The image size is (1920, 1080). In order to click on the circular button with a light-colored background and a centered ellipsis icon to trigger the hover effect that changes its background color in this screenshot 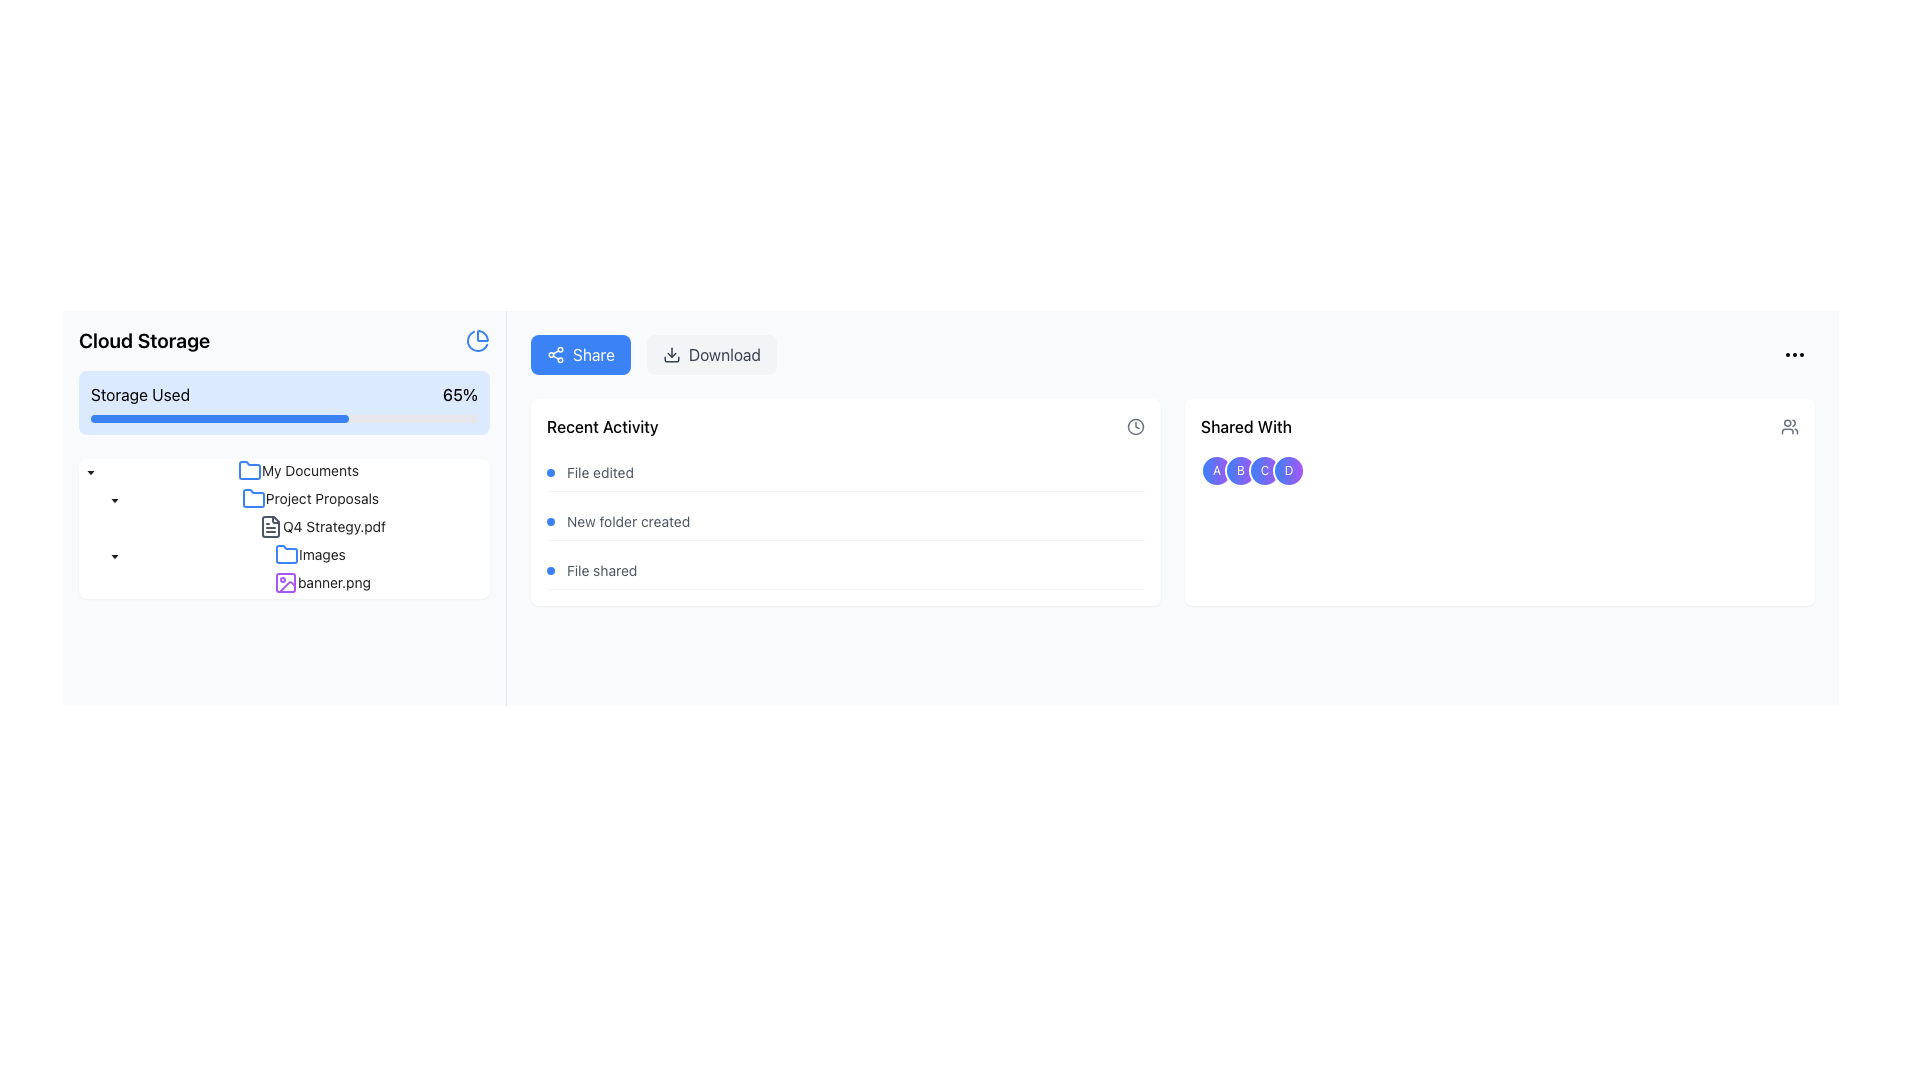, I will do `click(1795, 353)`.